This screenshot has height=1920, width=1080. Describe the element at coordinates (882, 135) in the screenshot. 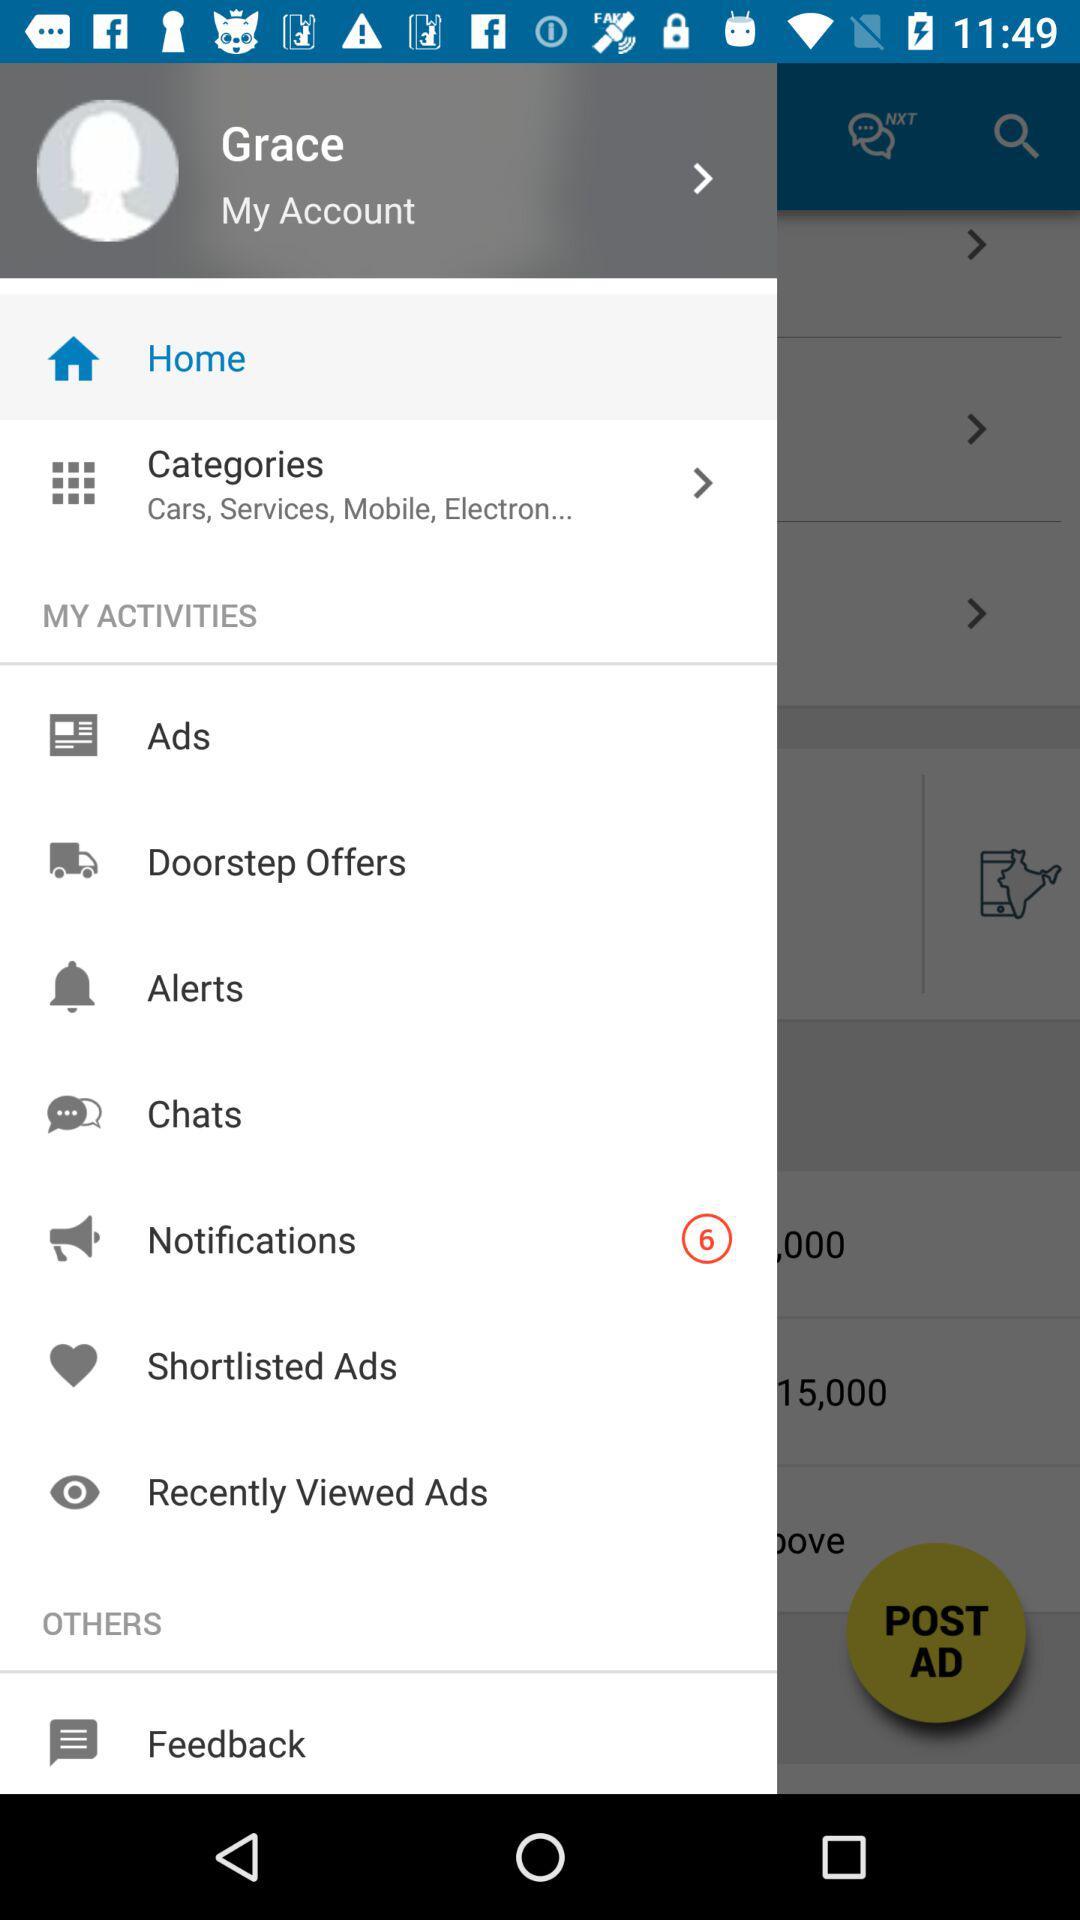

I see `icon left to search icon at the top right corner` at that location.